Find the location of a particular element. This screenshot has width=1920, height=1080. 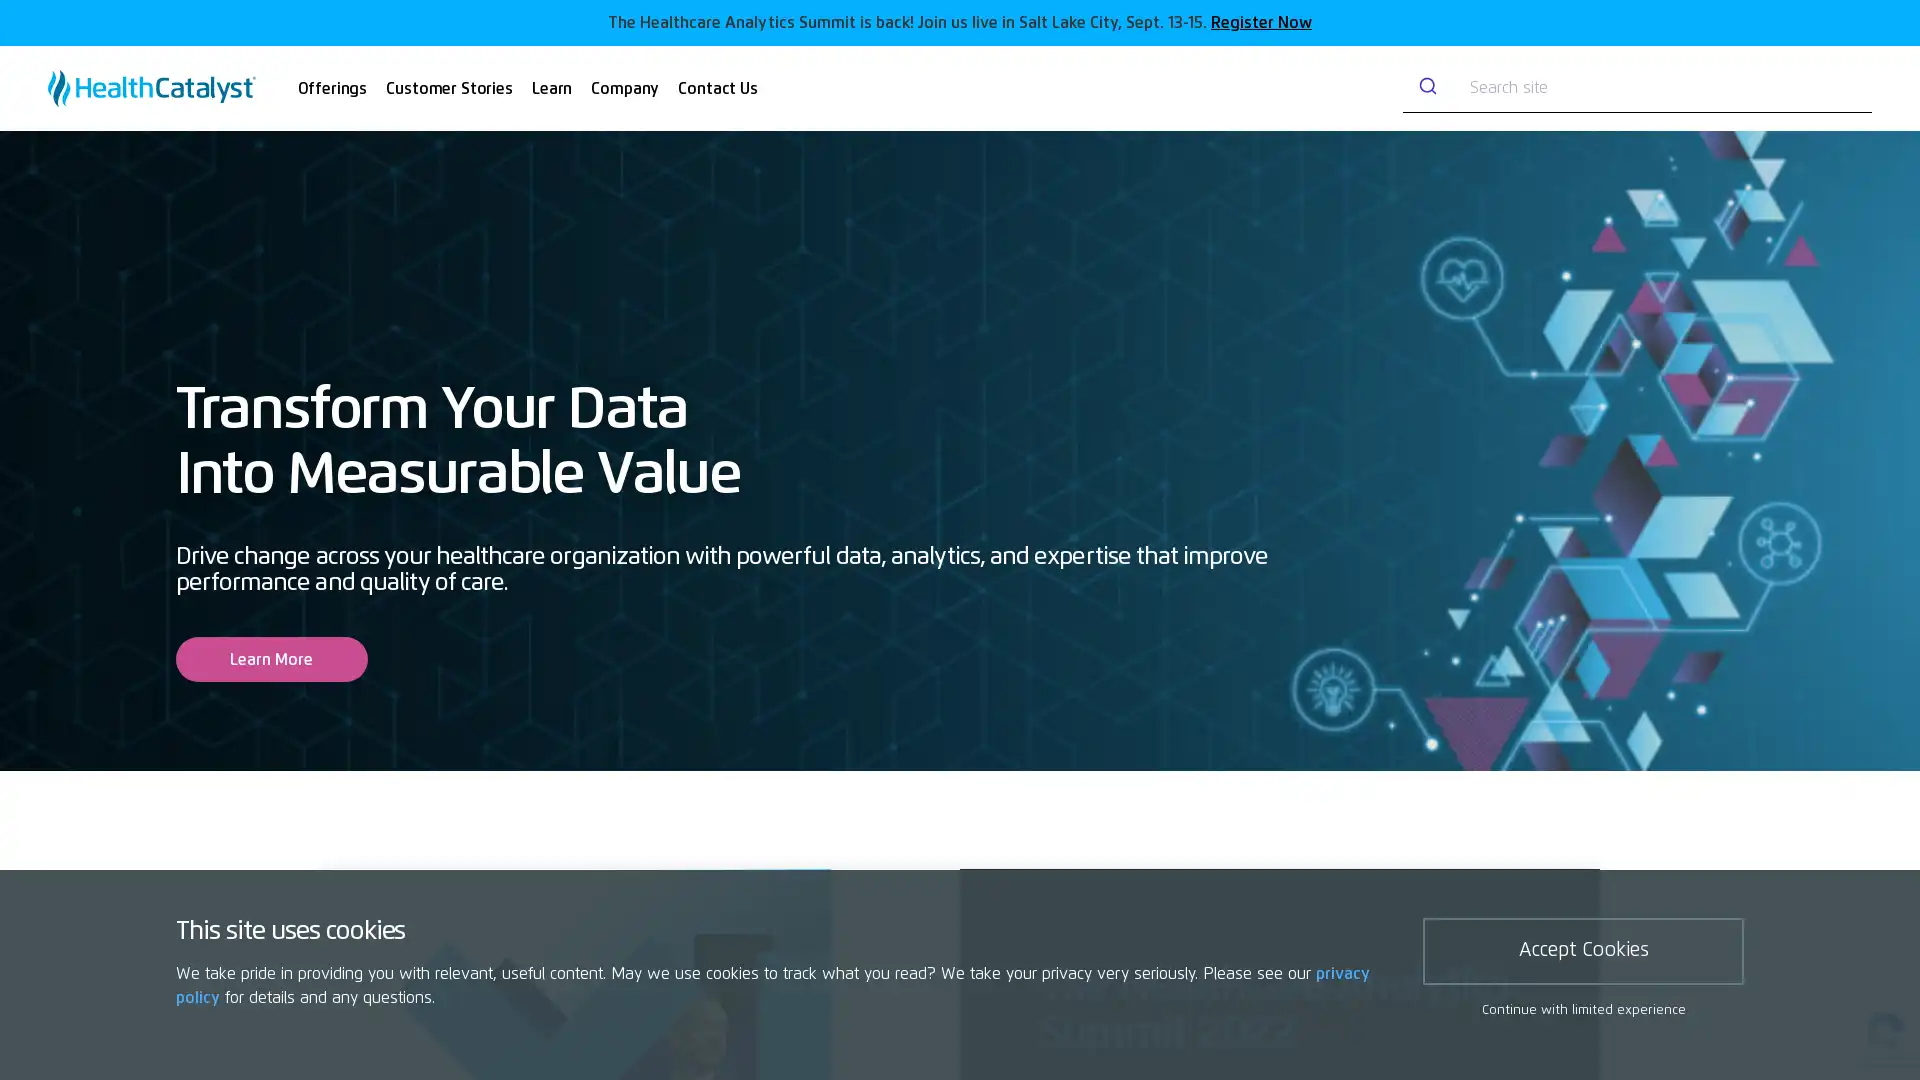

Submit is located at coordinates (1424, 87).